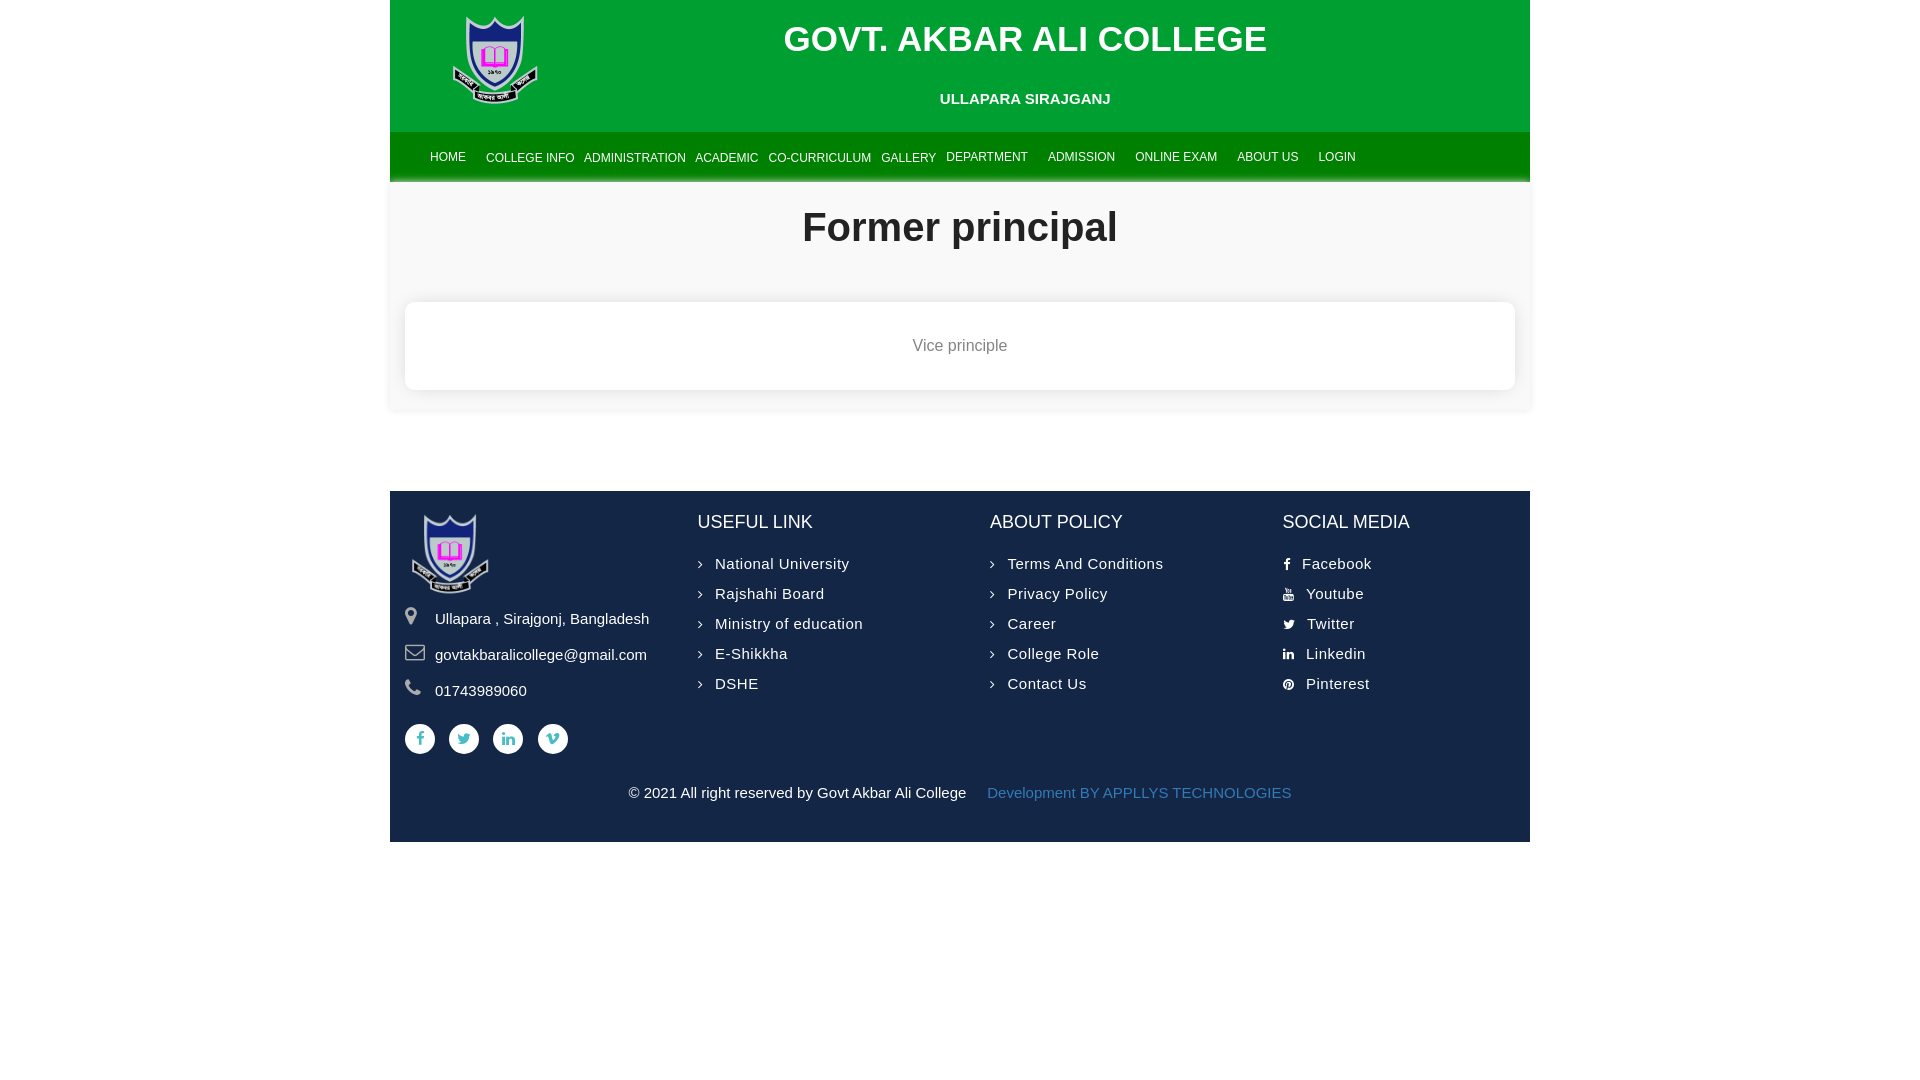 The width and height of the screenshot is (1920, 1080). Describe the element at coordinates (772, 563) in the screenshot. I see `'National University'` at that location.